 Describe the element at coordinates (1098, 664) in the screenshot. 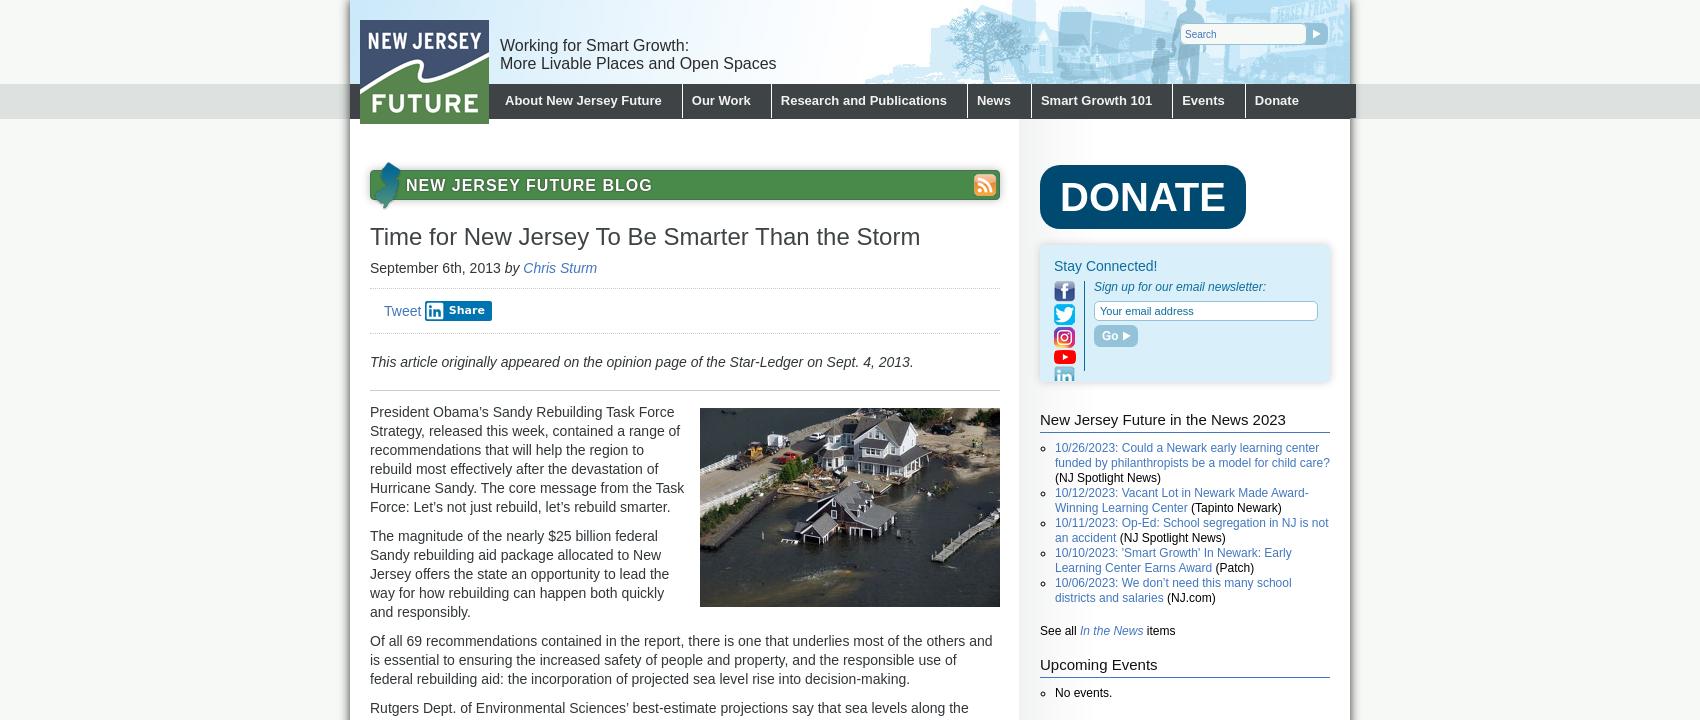

I see `'Upcoming Events'` at that location.